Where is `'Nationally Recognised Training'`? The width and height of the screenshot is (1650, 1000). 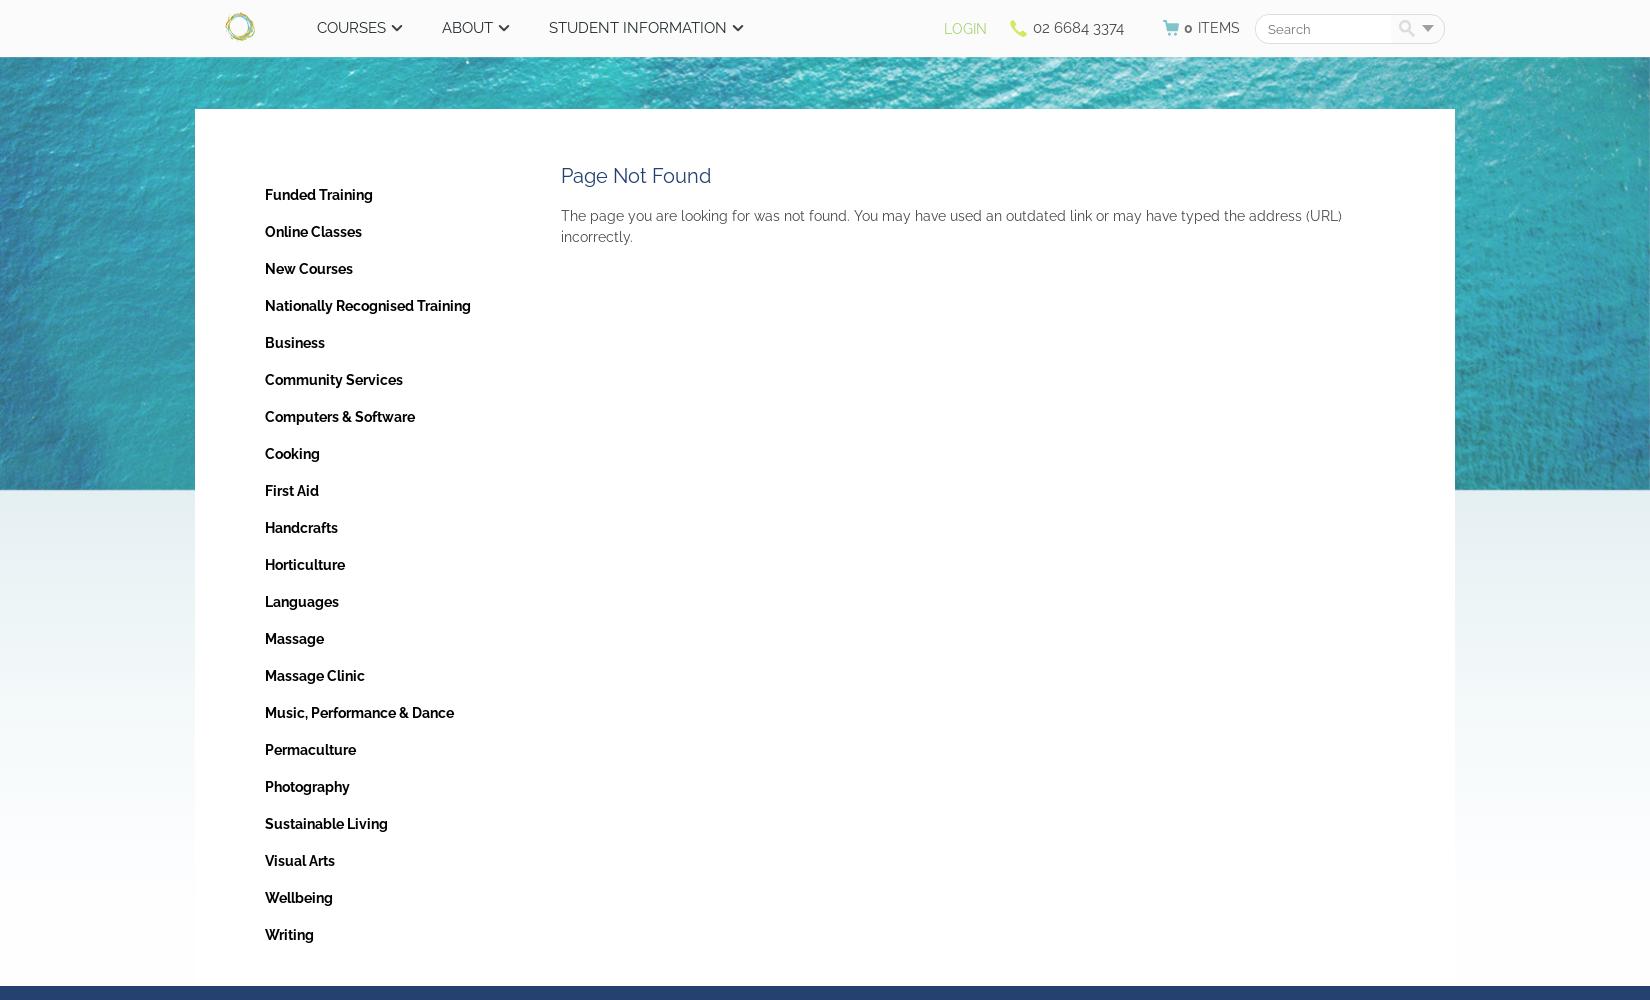
'Nationally Recognised Training' is located at coordinates (367, 306).